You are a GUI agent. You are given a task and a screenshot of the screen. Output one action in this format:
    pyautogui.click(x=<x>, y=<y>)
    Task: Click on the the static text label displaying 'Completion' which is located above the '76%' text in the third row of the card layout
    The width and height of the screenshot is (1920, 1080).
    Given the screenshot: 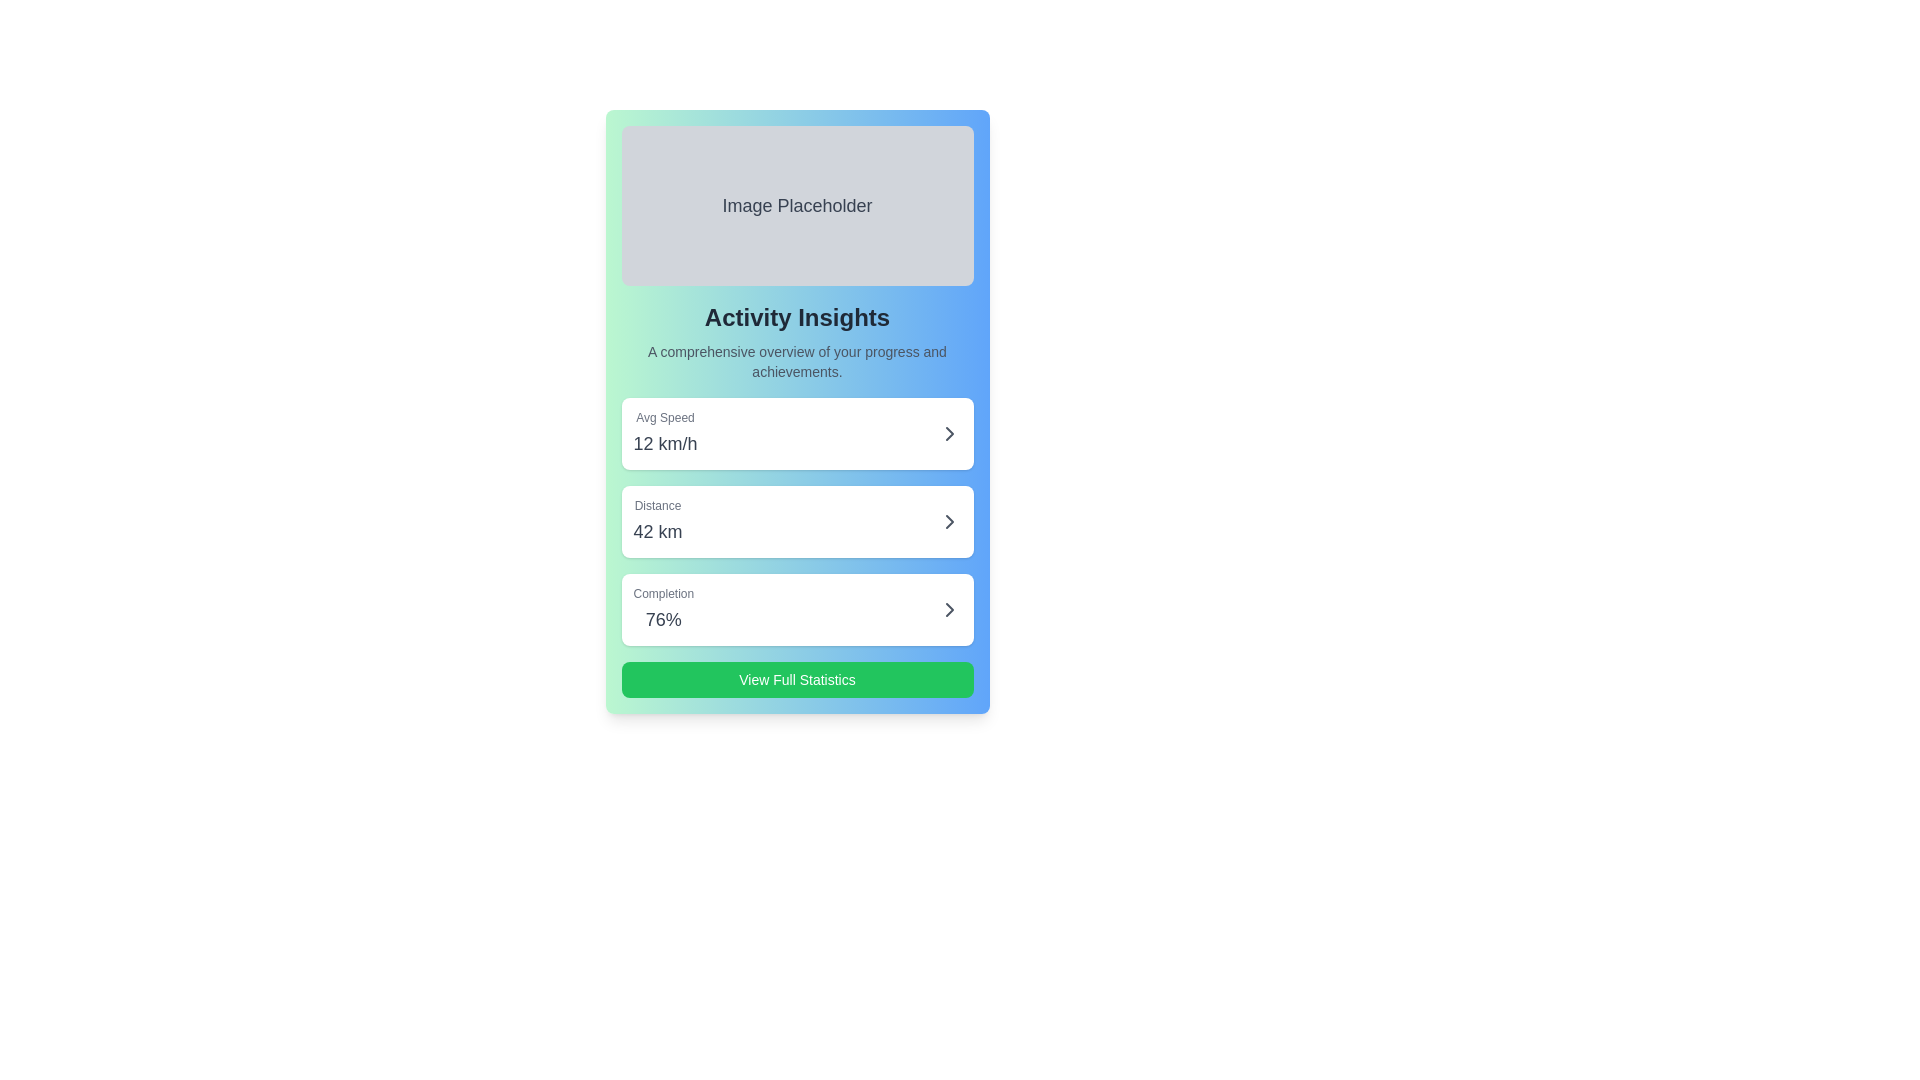 What is the action you would take?
    pyautogui.click(x=663, y=593)
    